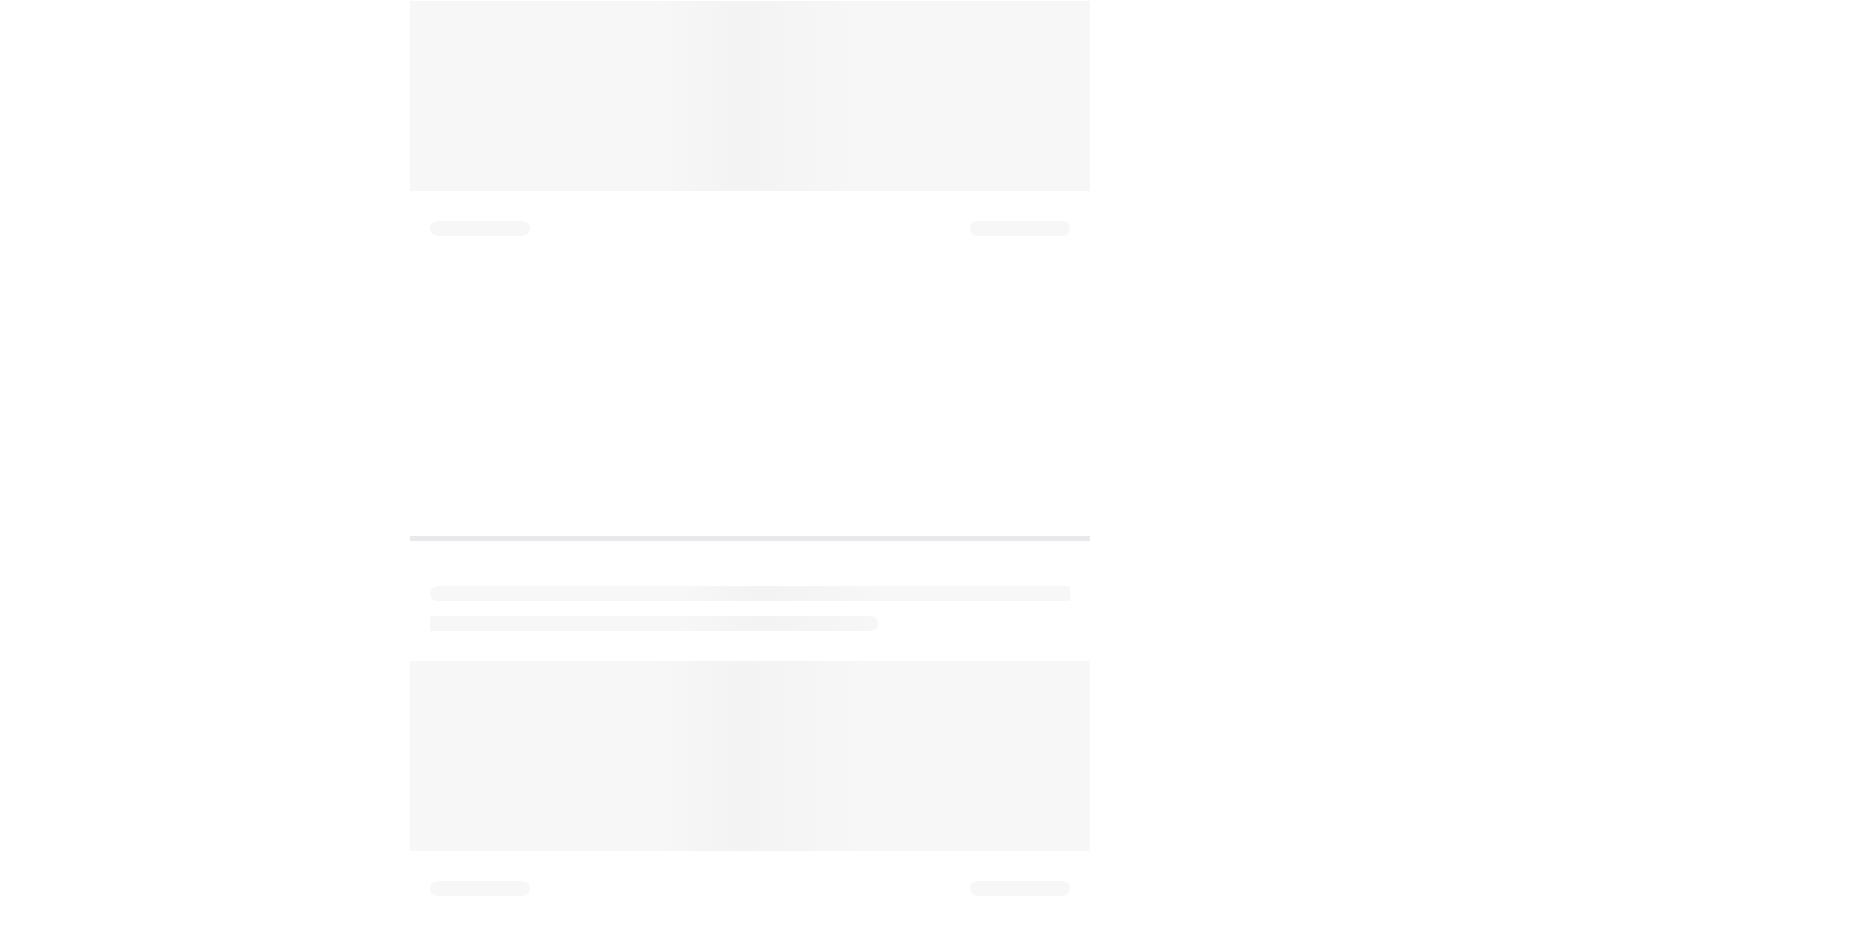 Image resolution: width=1850 pixels, height=950 pixels. I want to click on 'Like us on Facebook', so click(562, 283).